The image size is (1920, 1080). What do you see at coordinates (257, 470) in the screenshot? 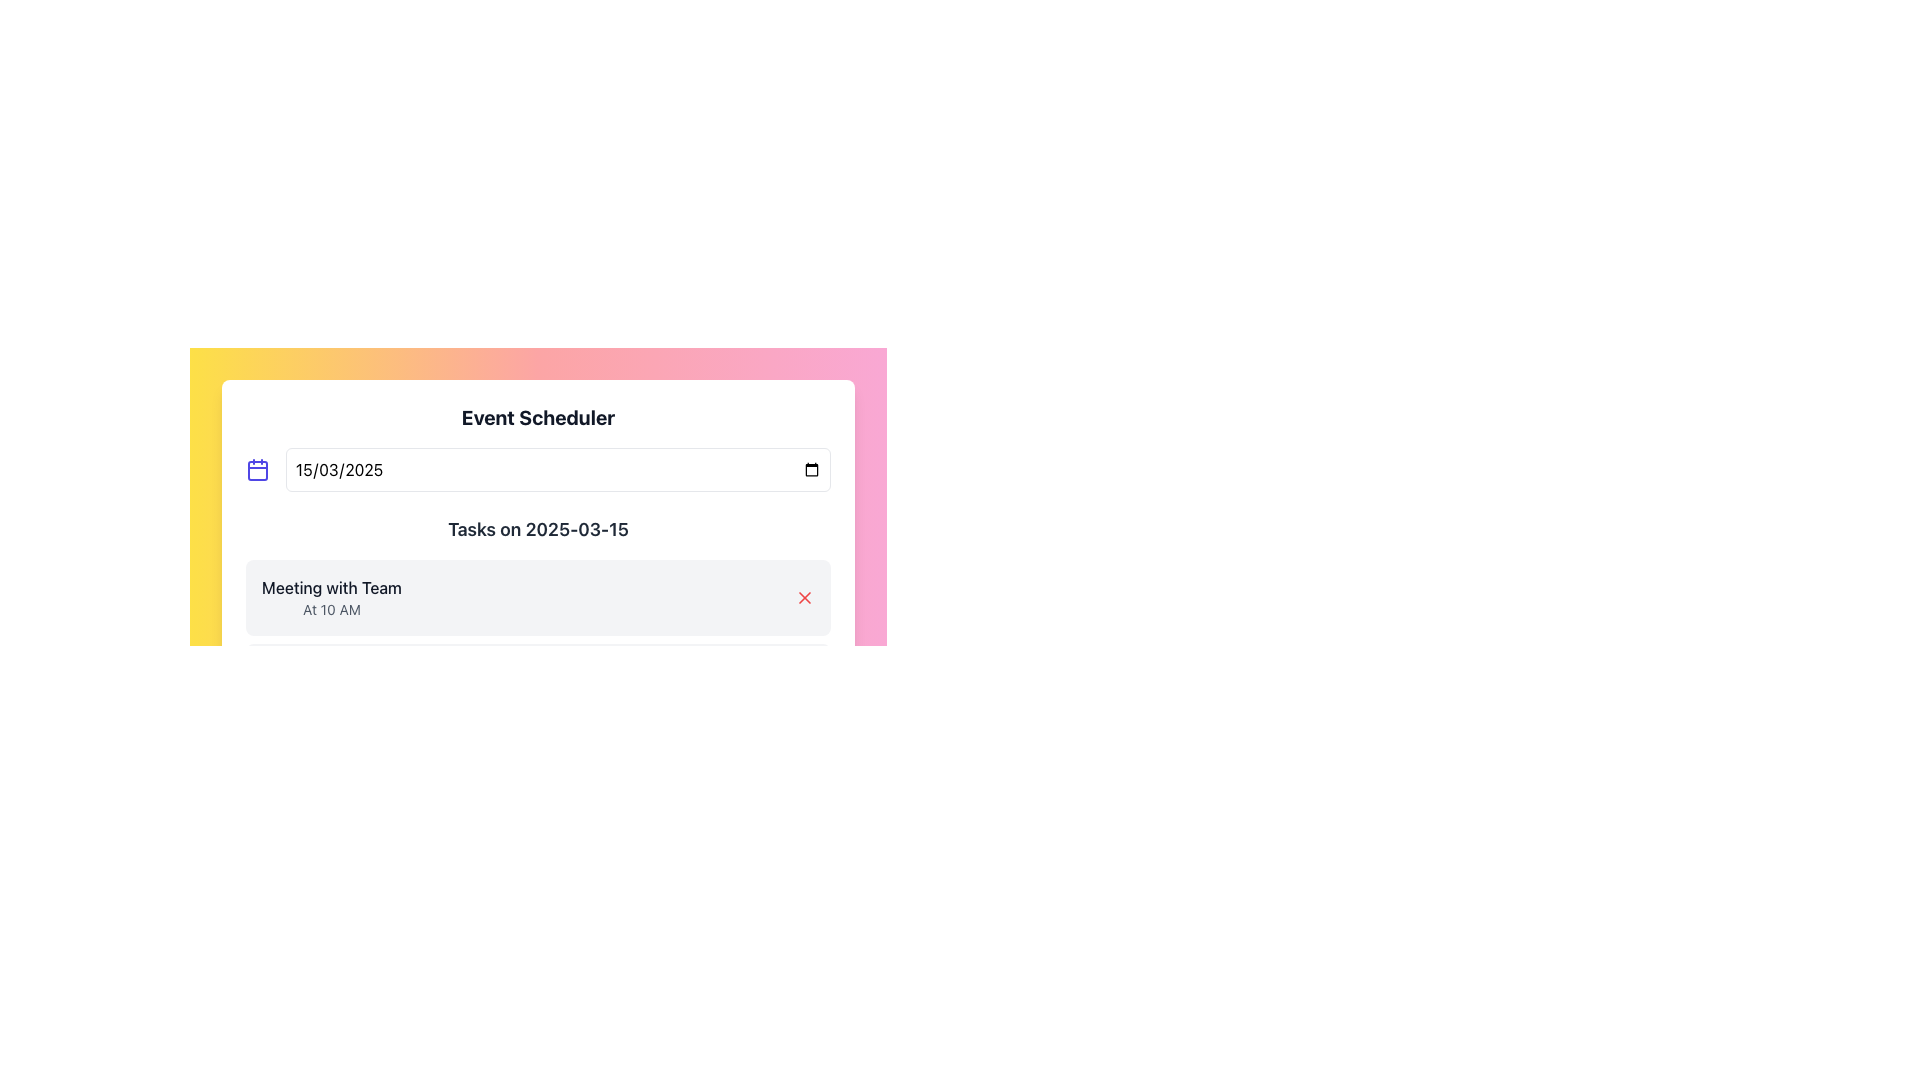
I see `the calendar icon, which is a square shape with rounded edges, featuring a blue outline and calendar symbols, located adjacent to the input field for the date` at bounding box center [257, 470].